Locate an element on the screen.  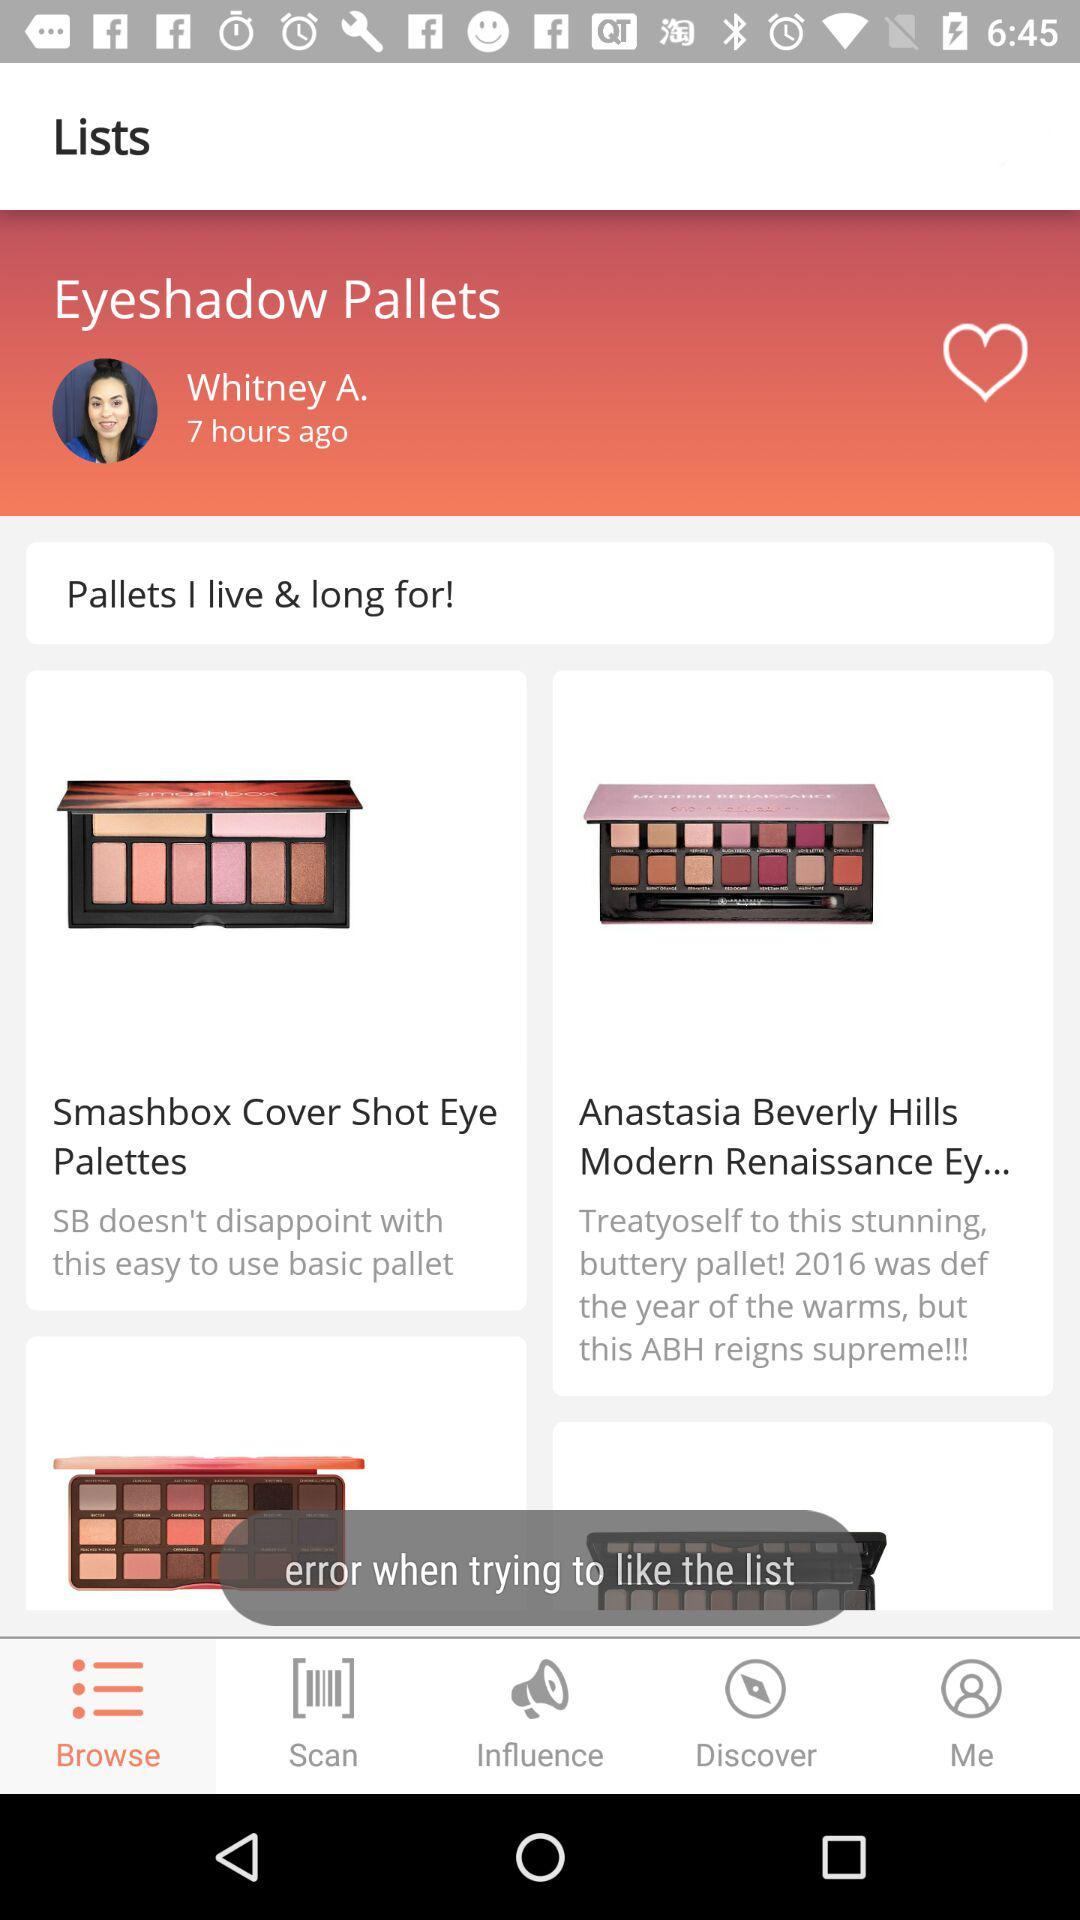
new pega is located at coordinates (1027, 135).